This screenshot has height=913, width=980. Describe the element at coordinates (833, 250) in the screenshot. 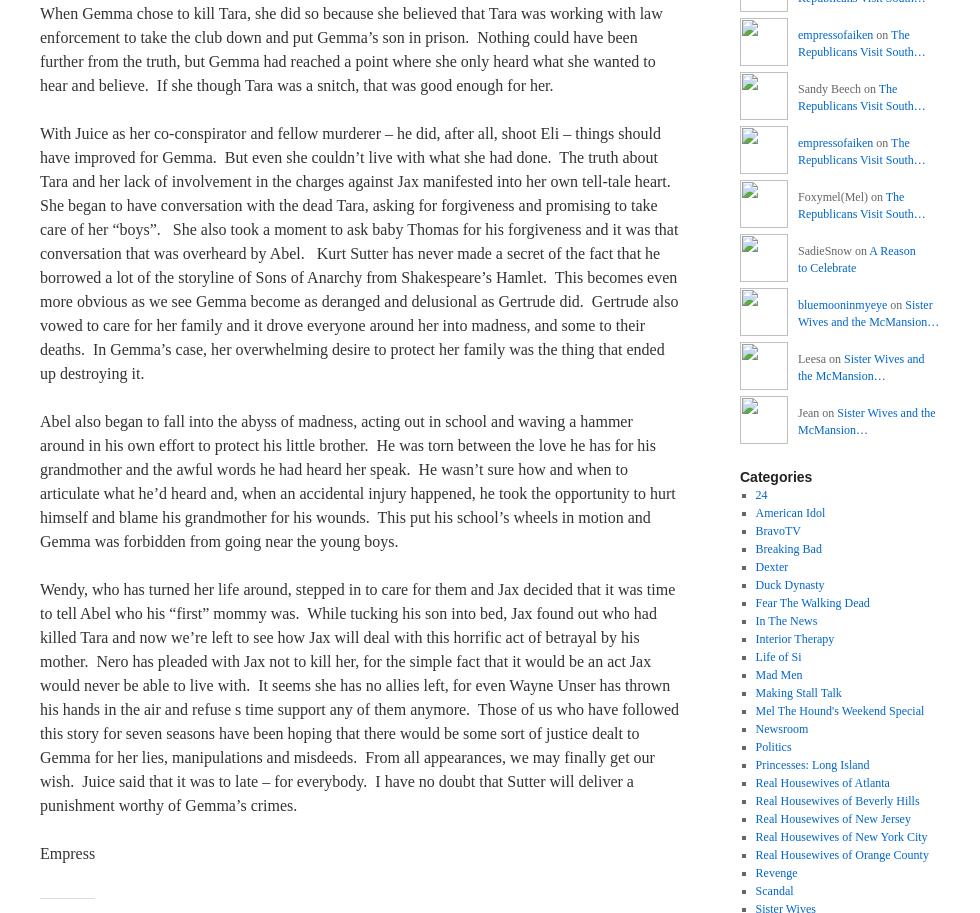

I see `'SadieSnow on'` at that location.